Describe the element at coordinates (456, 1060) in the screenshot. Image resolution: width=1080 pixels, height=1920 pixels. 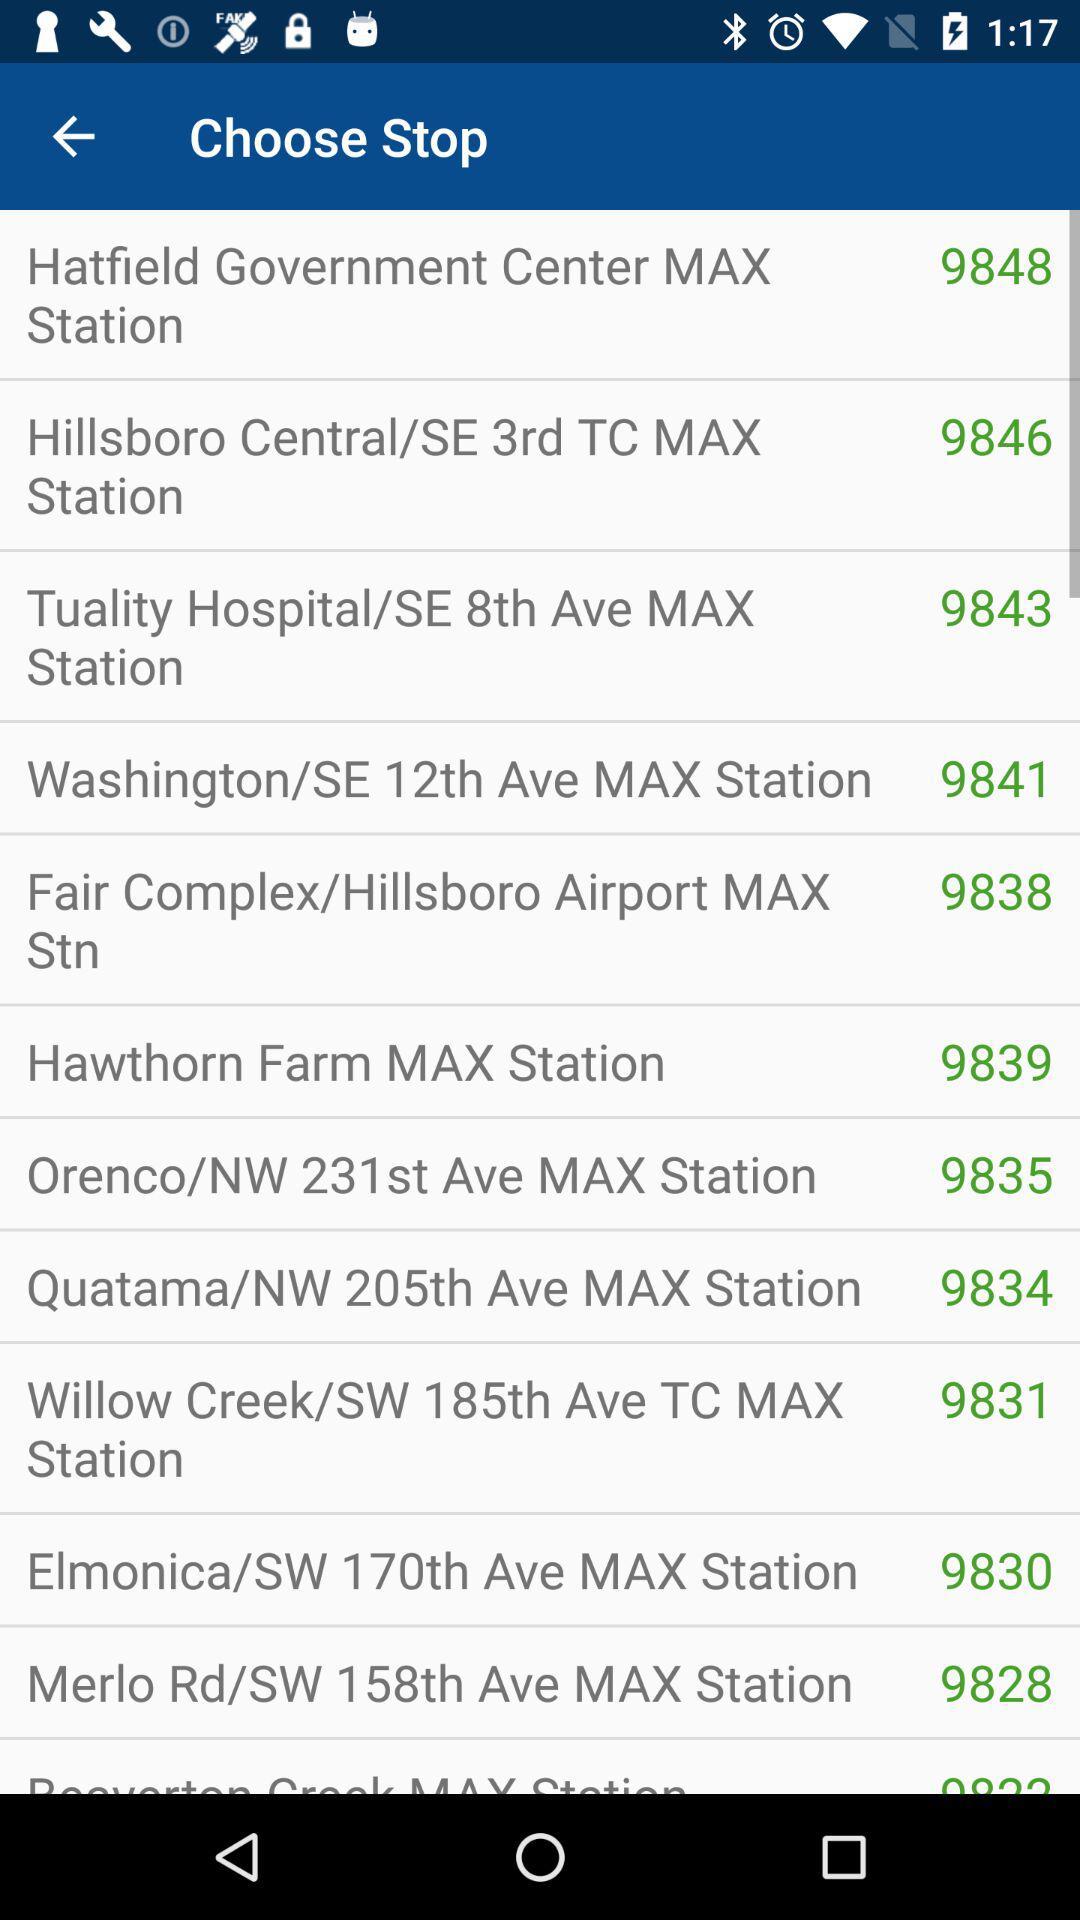
I see `the icon next to the 9839` at that location.